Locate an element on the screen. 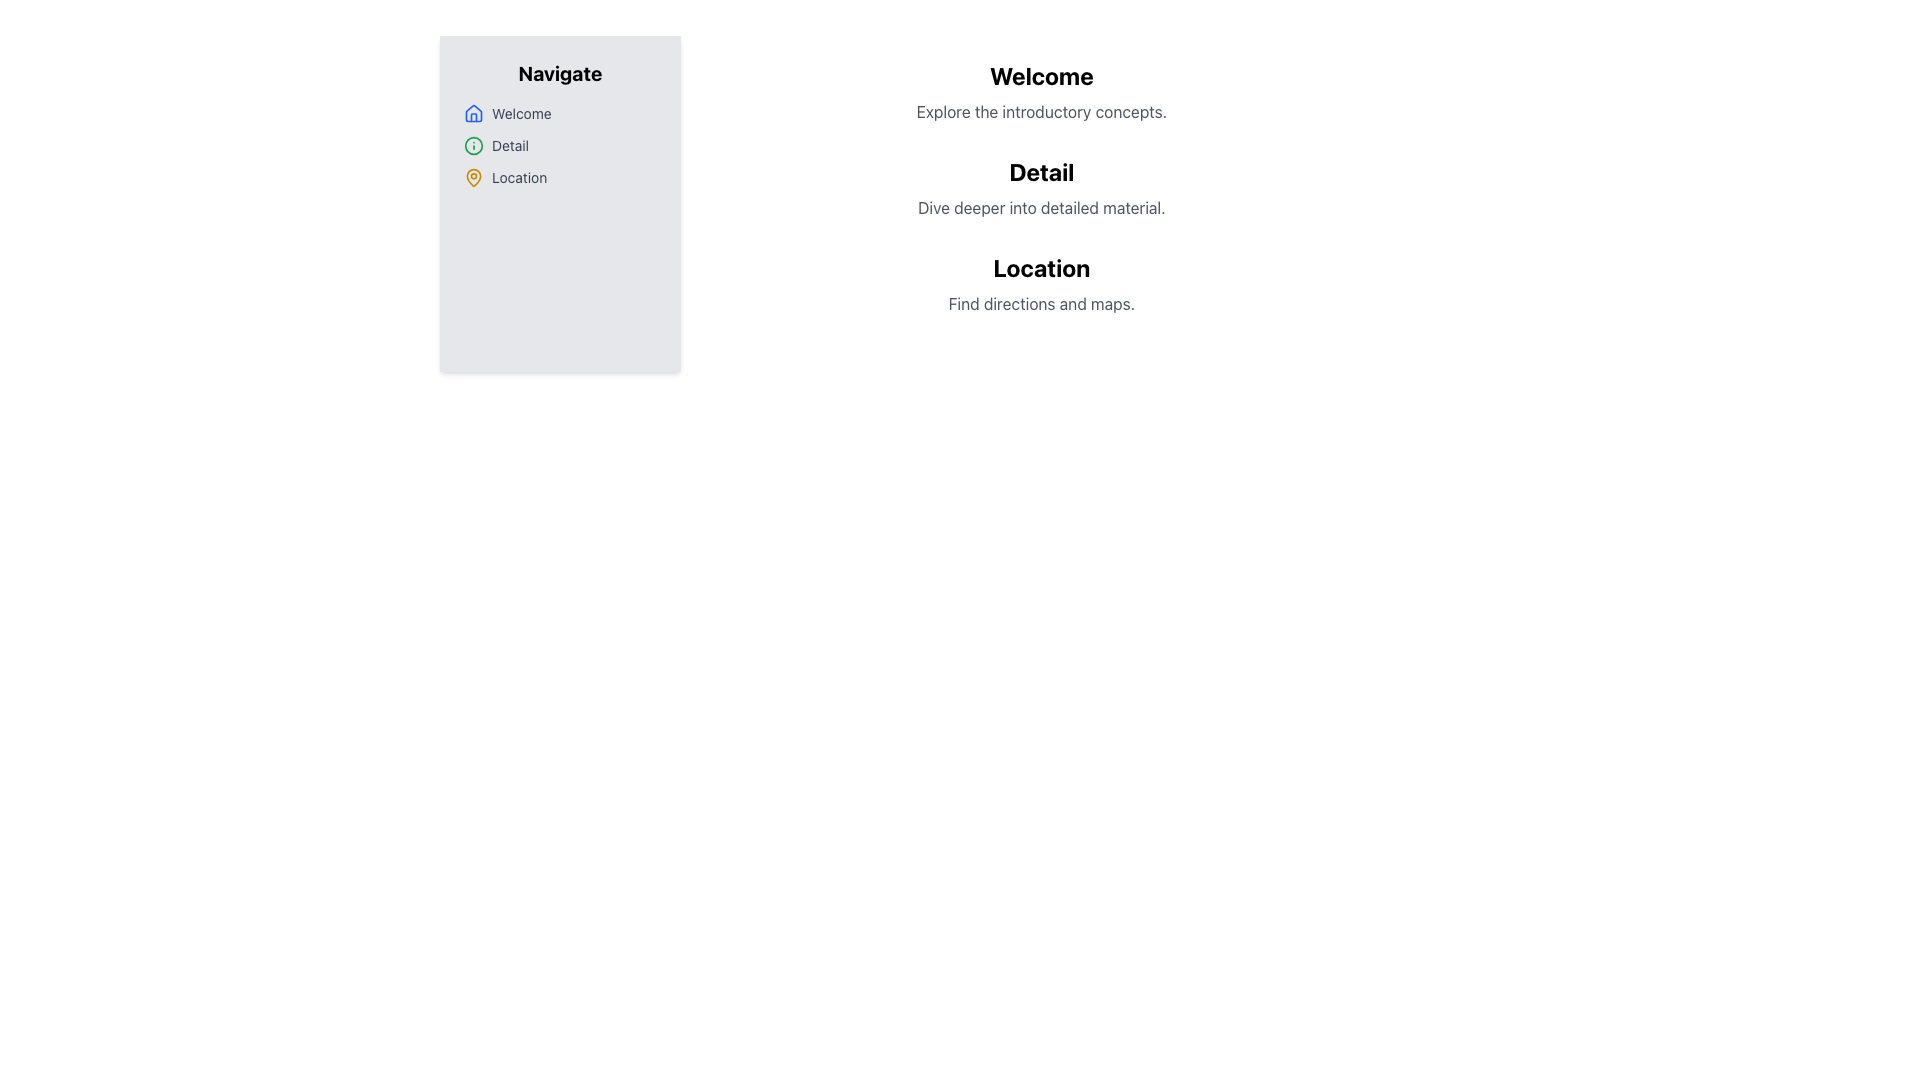 This screenshot has height=1080, width=1920. the 'Location' navigation link located at the bottom of the 'Navigate' panel is located at coordinates (560, 176).